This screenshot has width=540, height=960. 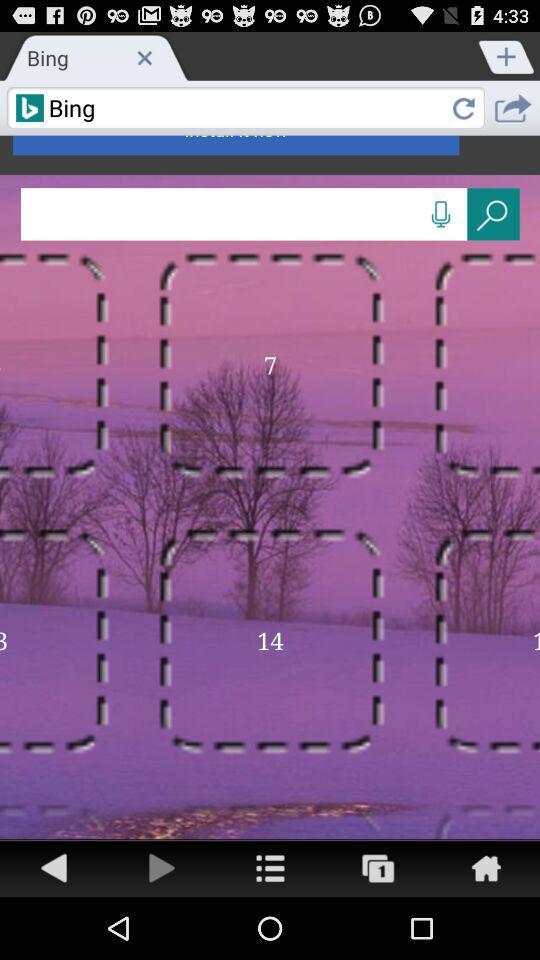 What do you see at coordinates (161, 928) in the screenshot?
I see `the play icon` at bounding box center [161, 928].